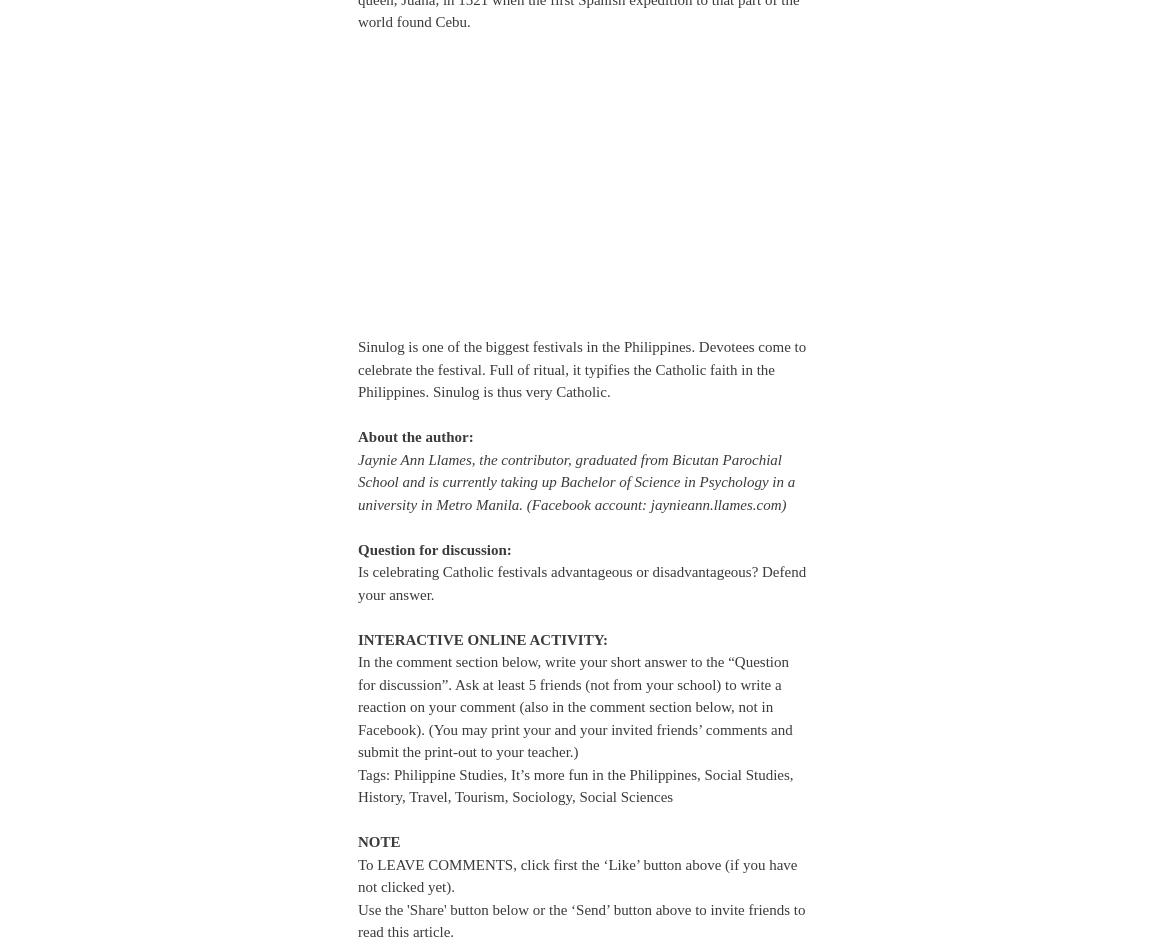  I want to click on 'To LEAVE COMMENTS, click first the ‘Like’ button above (if you have not clicked yet).', so click(576, 874).